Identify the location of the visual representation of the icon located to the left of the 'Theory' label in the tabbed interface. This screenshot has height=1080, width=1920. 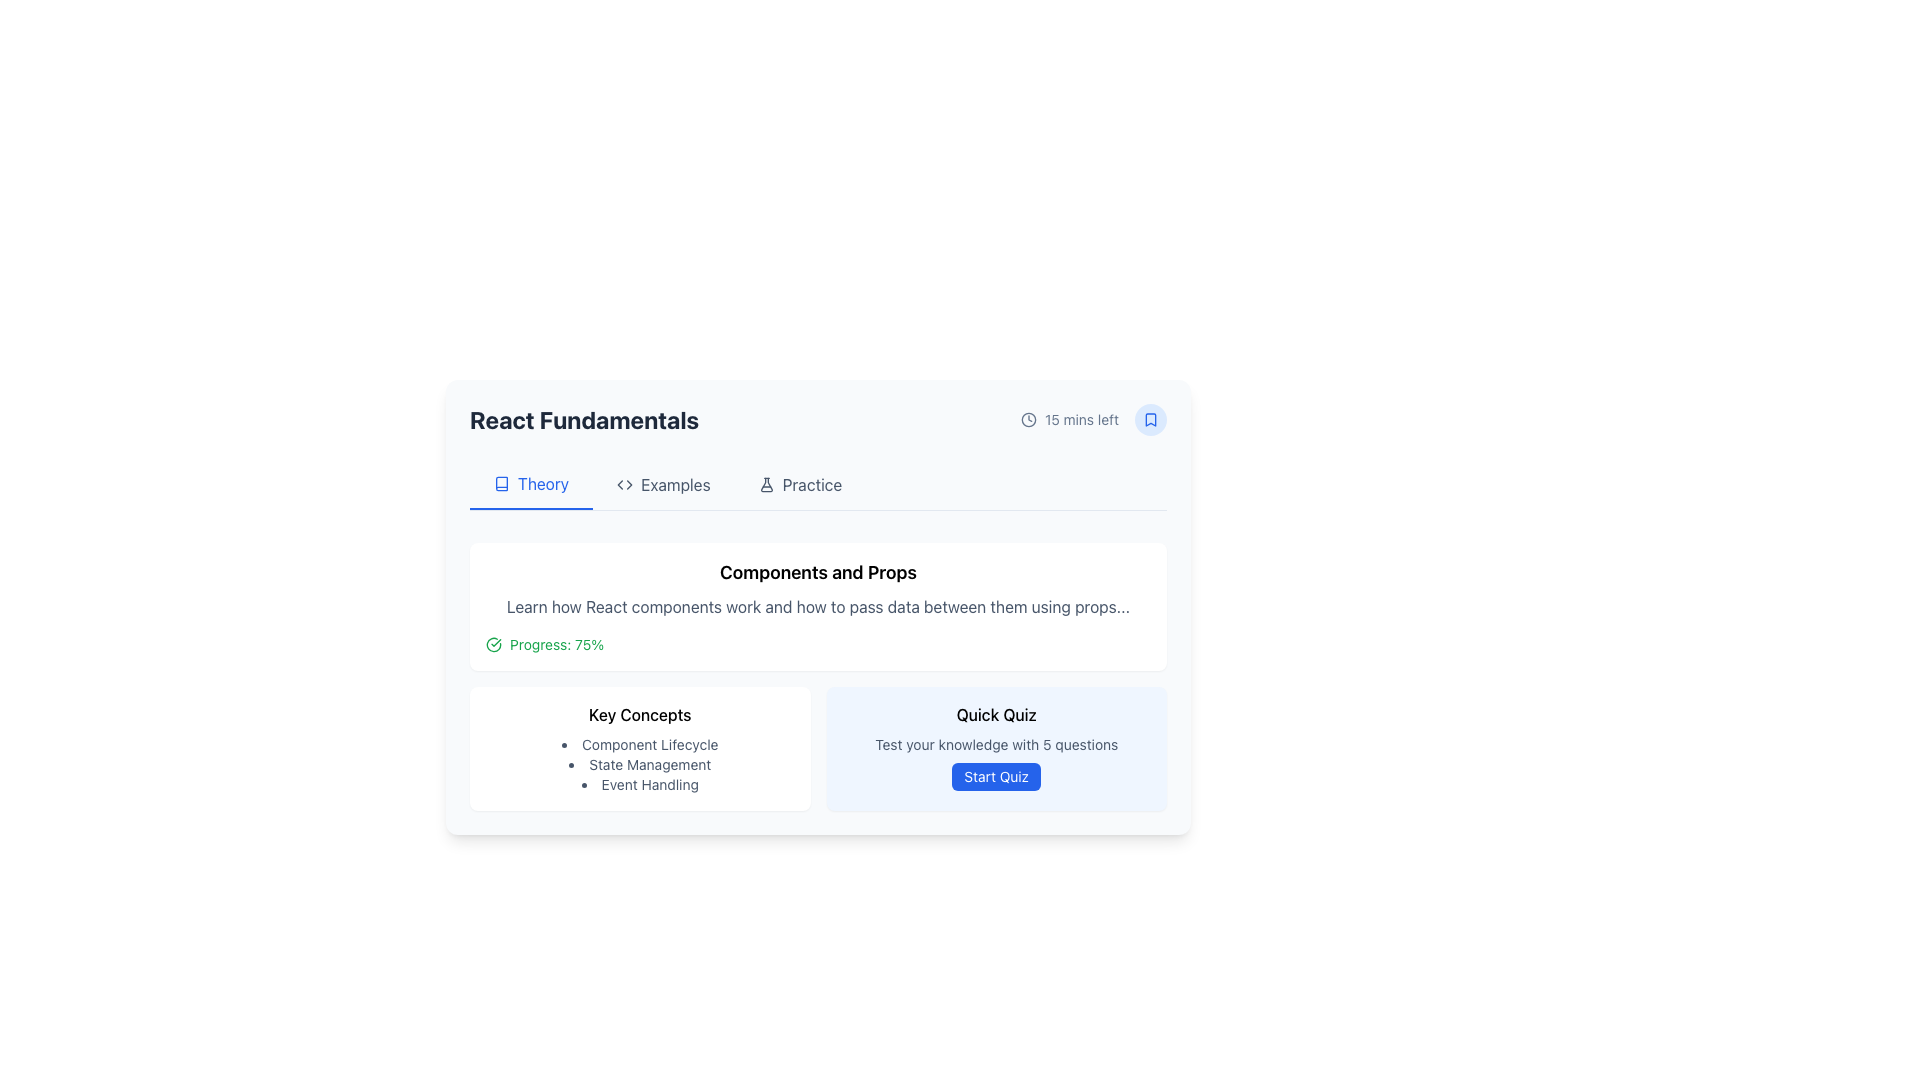
(502, 483).